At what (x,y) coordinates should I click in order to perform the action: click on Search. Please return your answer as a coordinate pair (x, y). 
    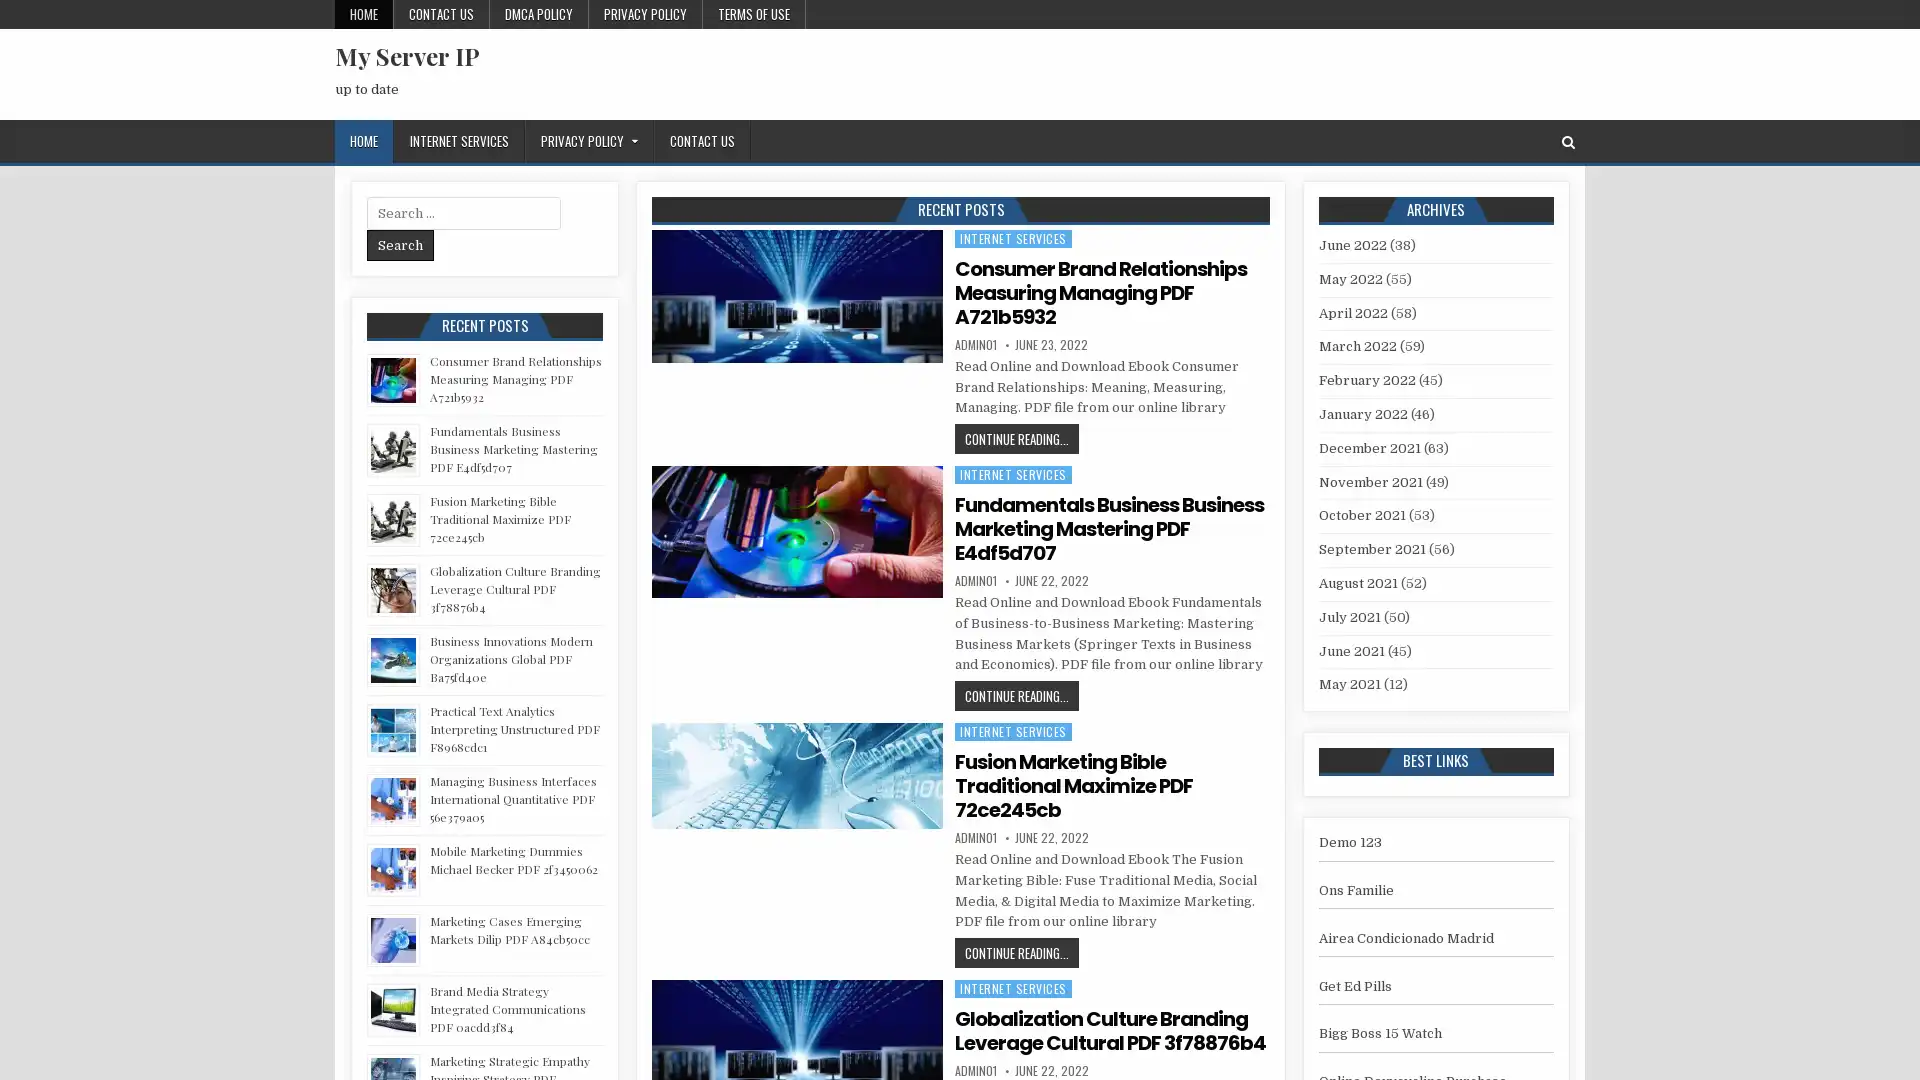
    Looking at the image, I should click on (400, 244).